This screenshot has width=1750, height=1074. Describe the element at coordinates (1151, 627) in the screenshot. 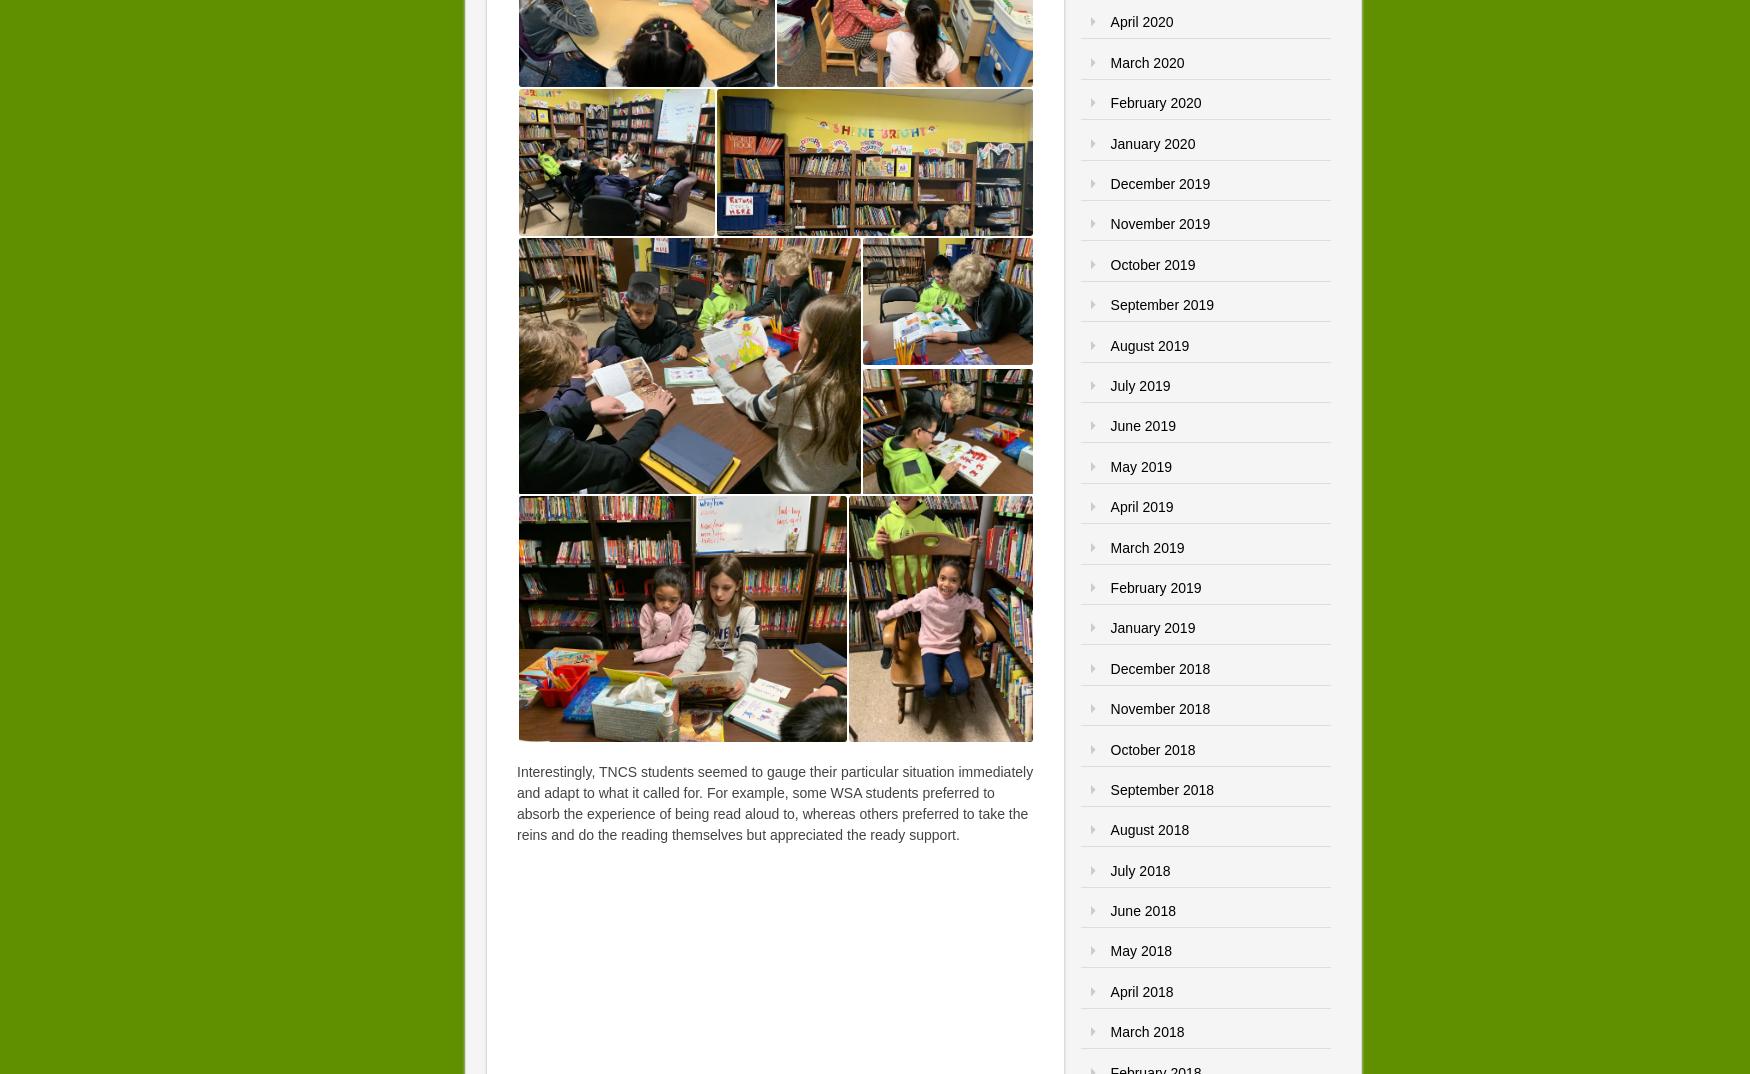

I see `'January 2019'` at that location.